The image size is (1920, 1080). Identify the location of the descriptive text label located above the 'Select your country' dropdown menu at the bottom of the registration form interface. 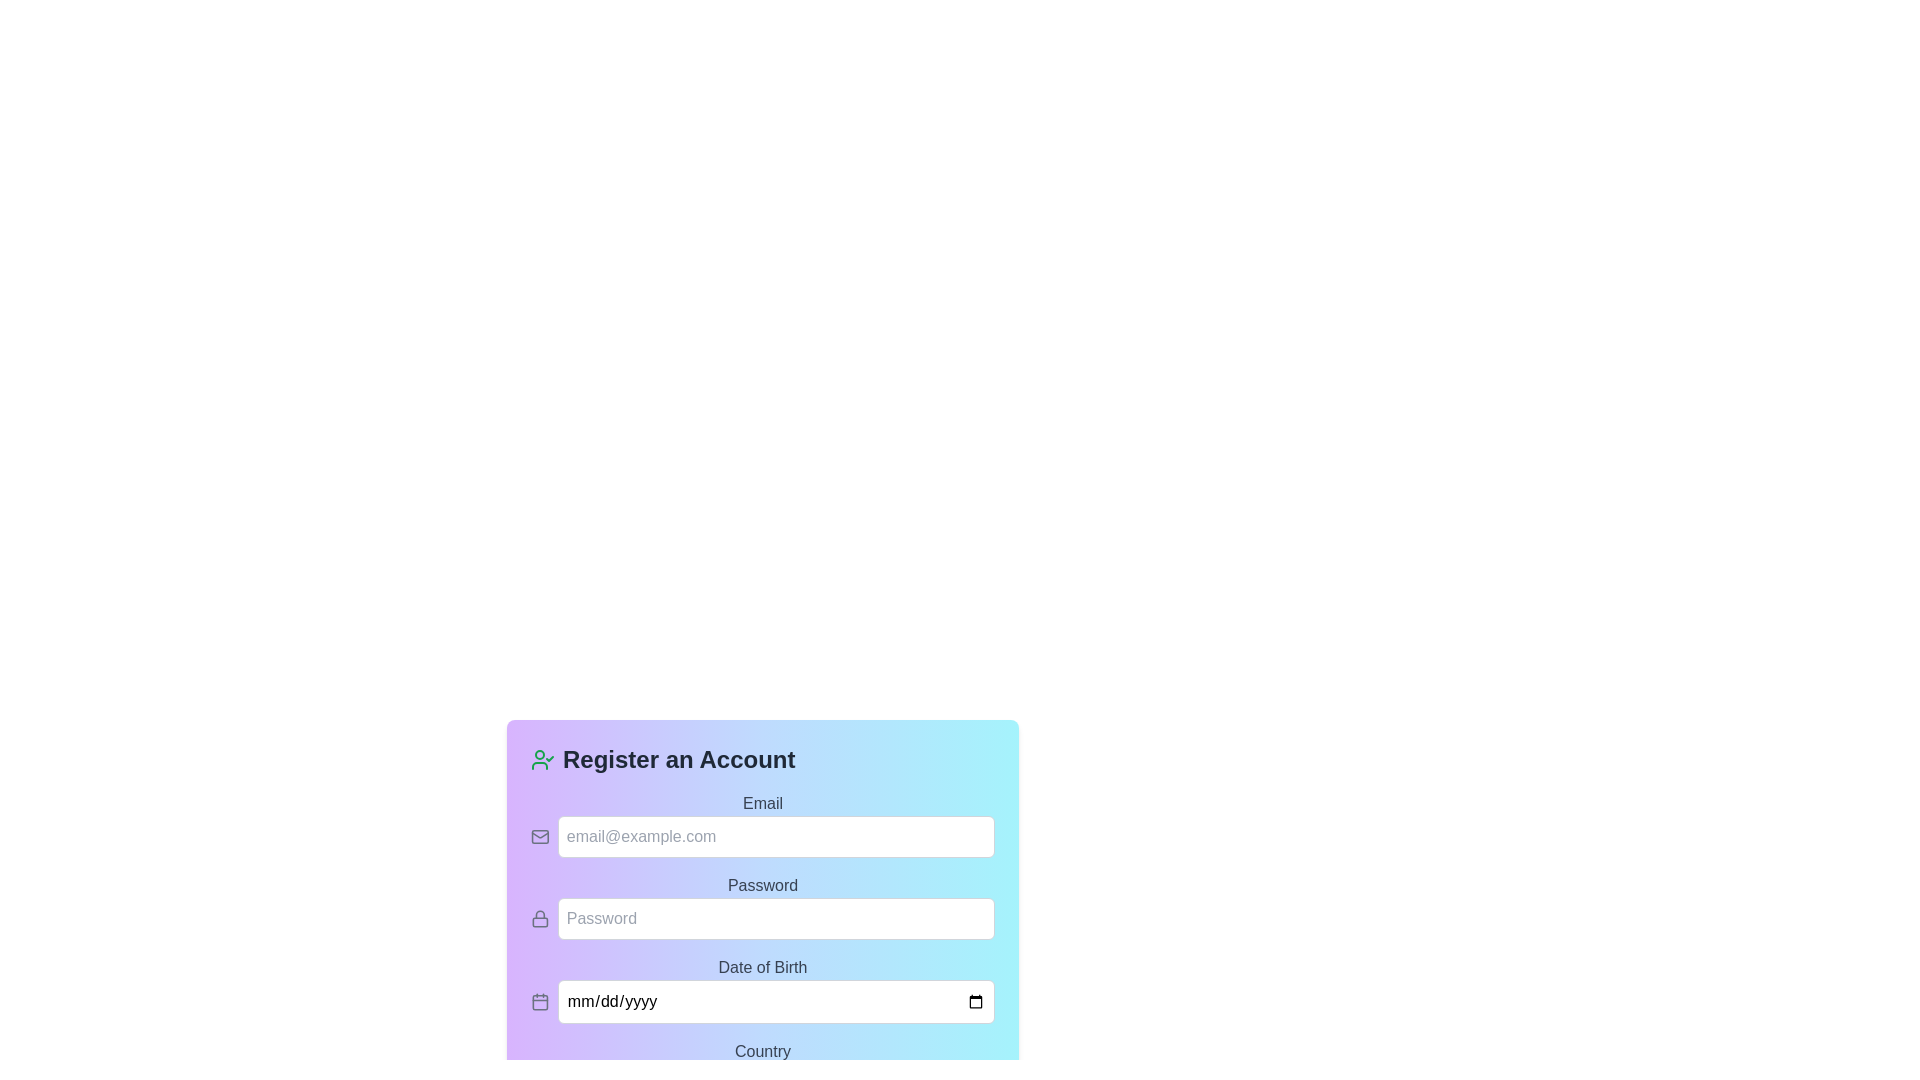
(762, 1051).